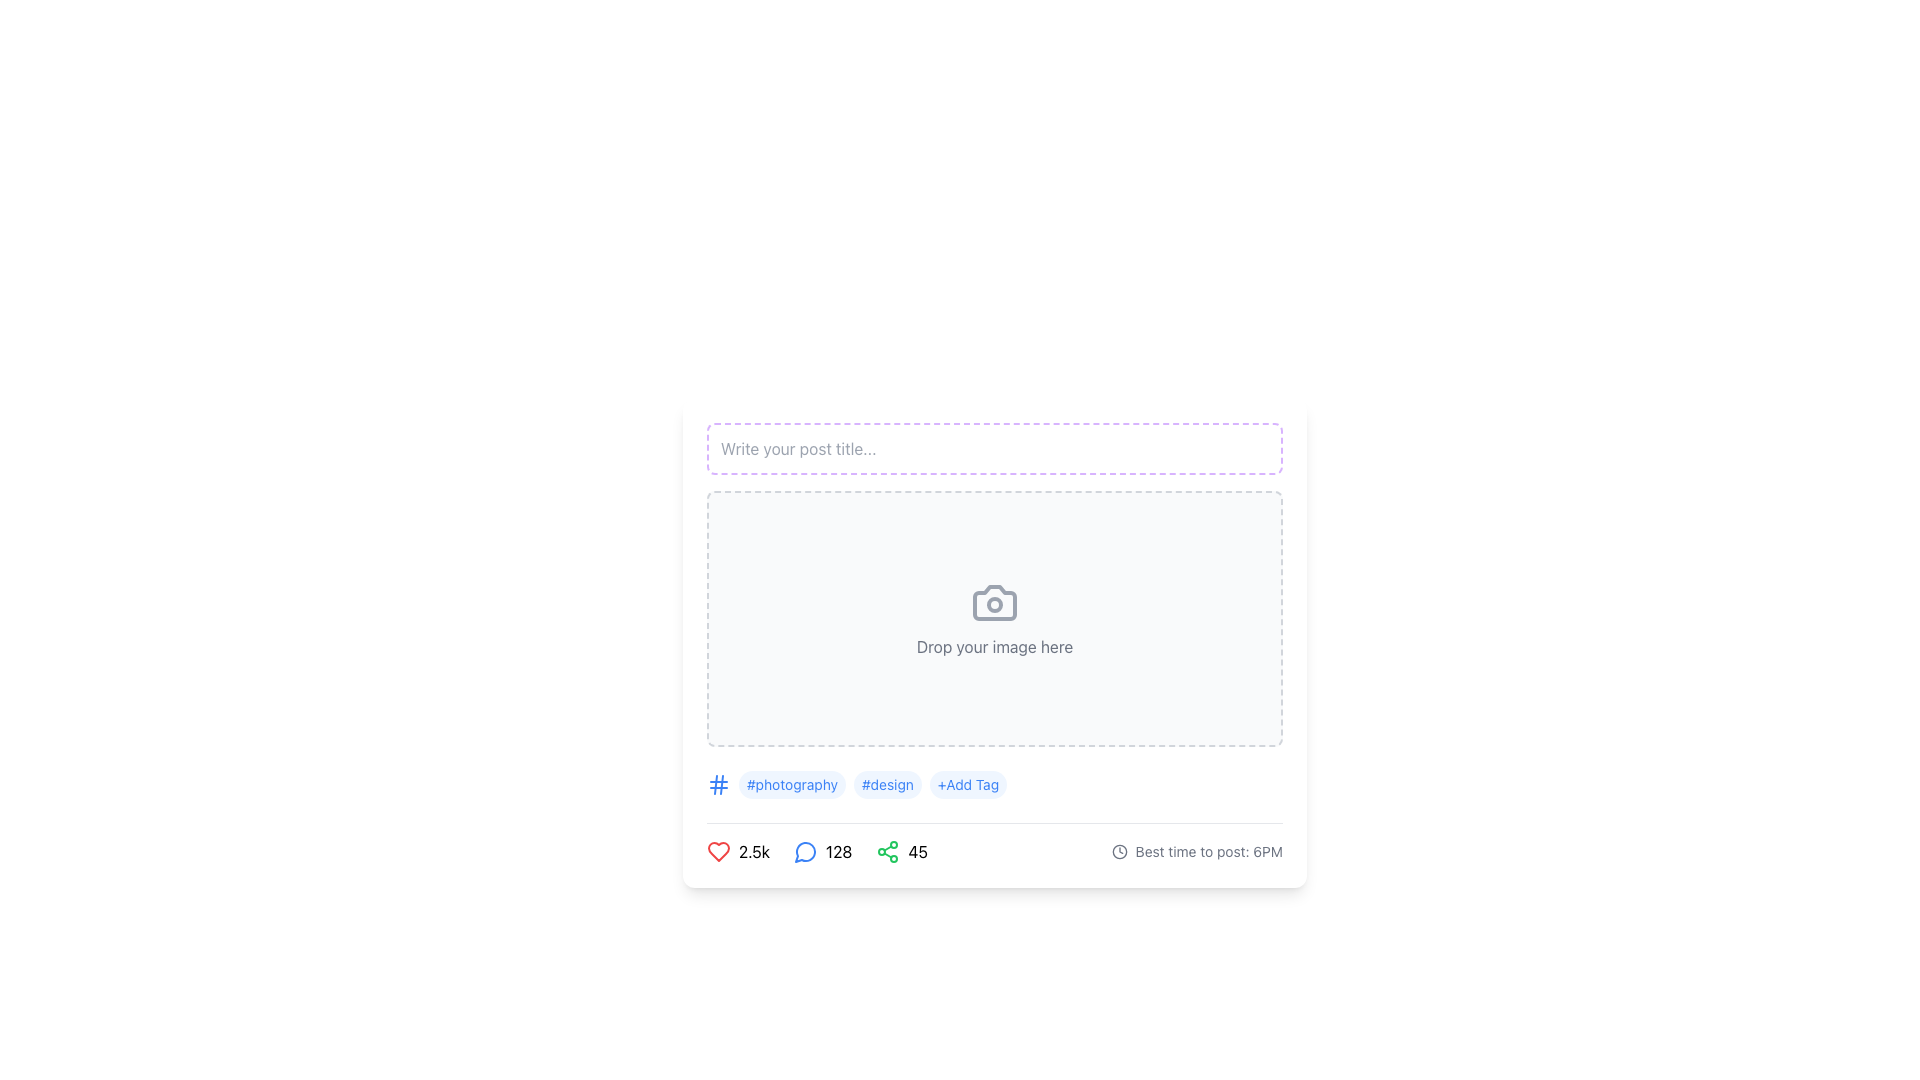 Image resolution: width=1920 pixels, height=1080 pixels. What do you see at coordinates (1197, 852) in the screenshot?
I see `the descriptive text element that provides recommendations for sharing posts, located at the bottom right of the post editor, near interaction counts like heart and comment icons` at bounding box center [1197, 852].